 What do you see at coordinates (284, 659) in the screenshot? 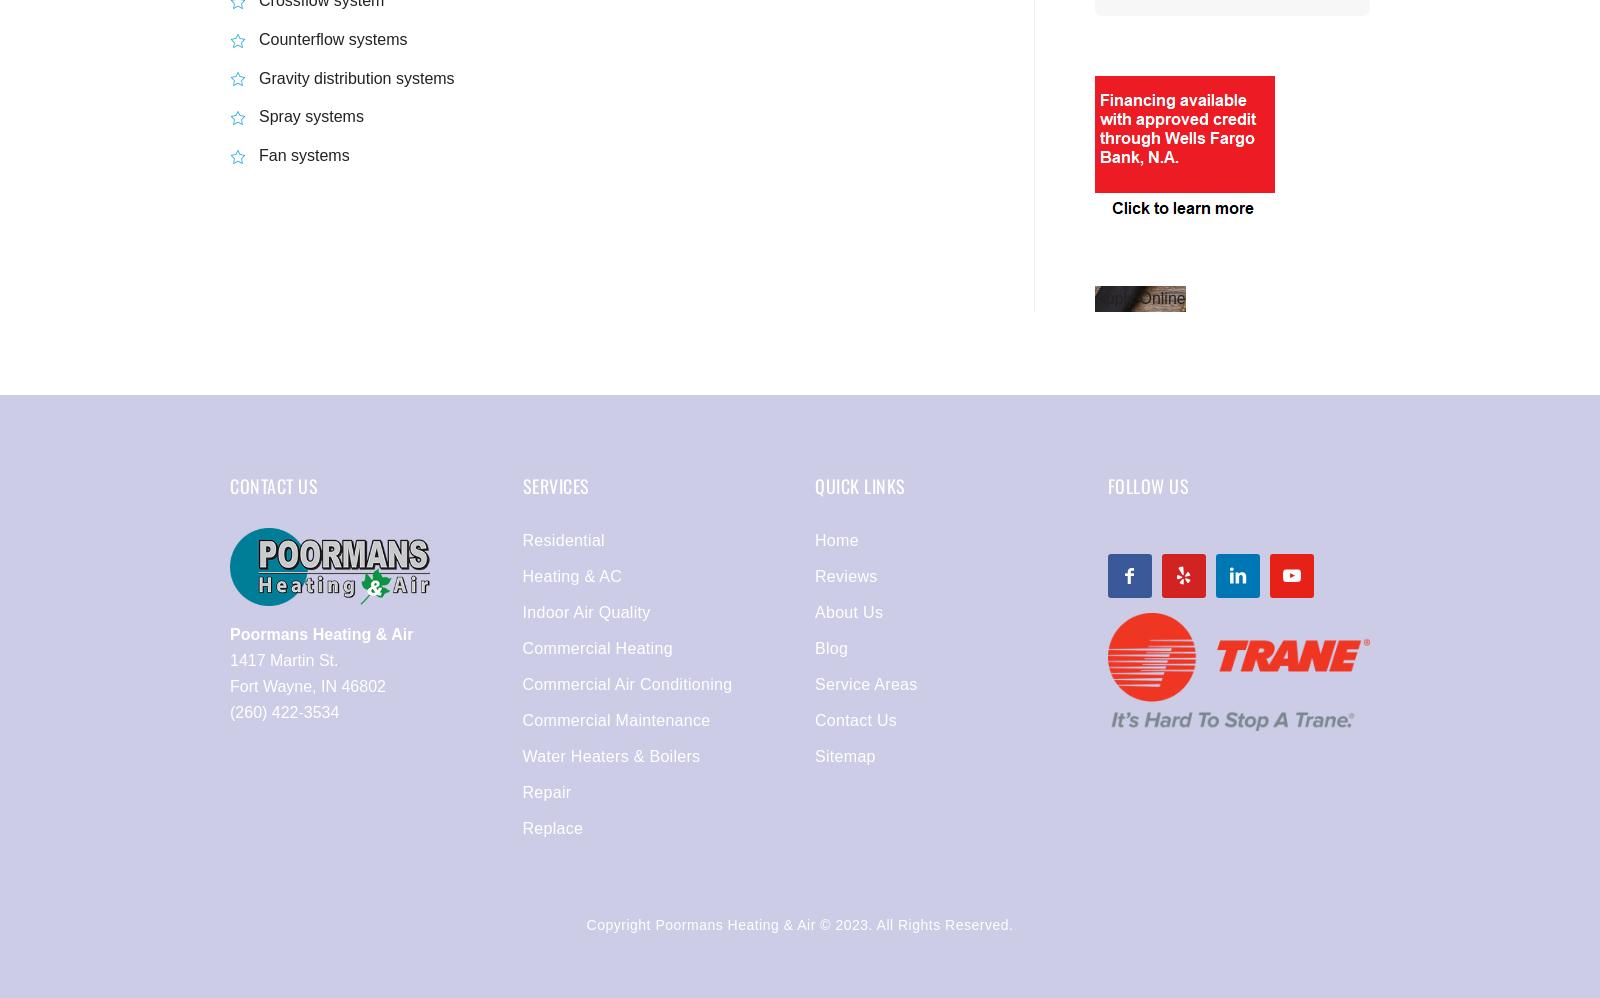
I see `'1417 Martin St.'` at bounding box center [284, 659].